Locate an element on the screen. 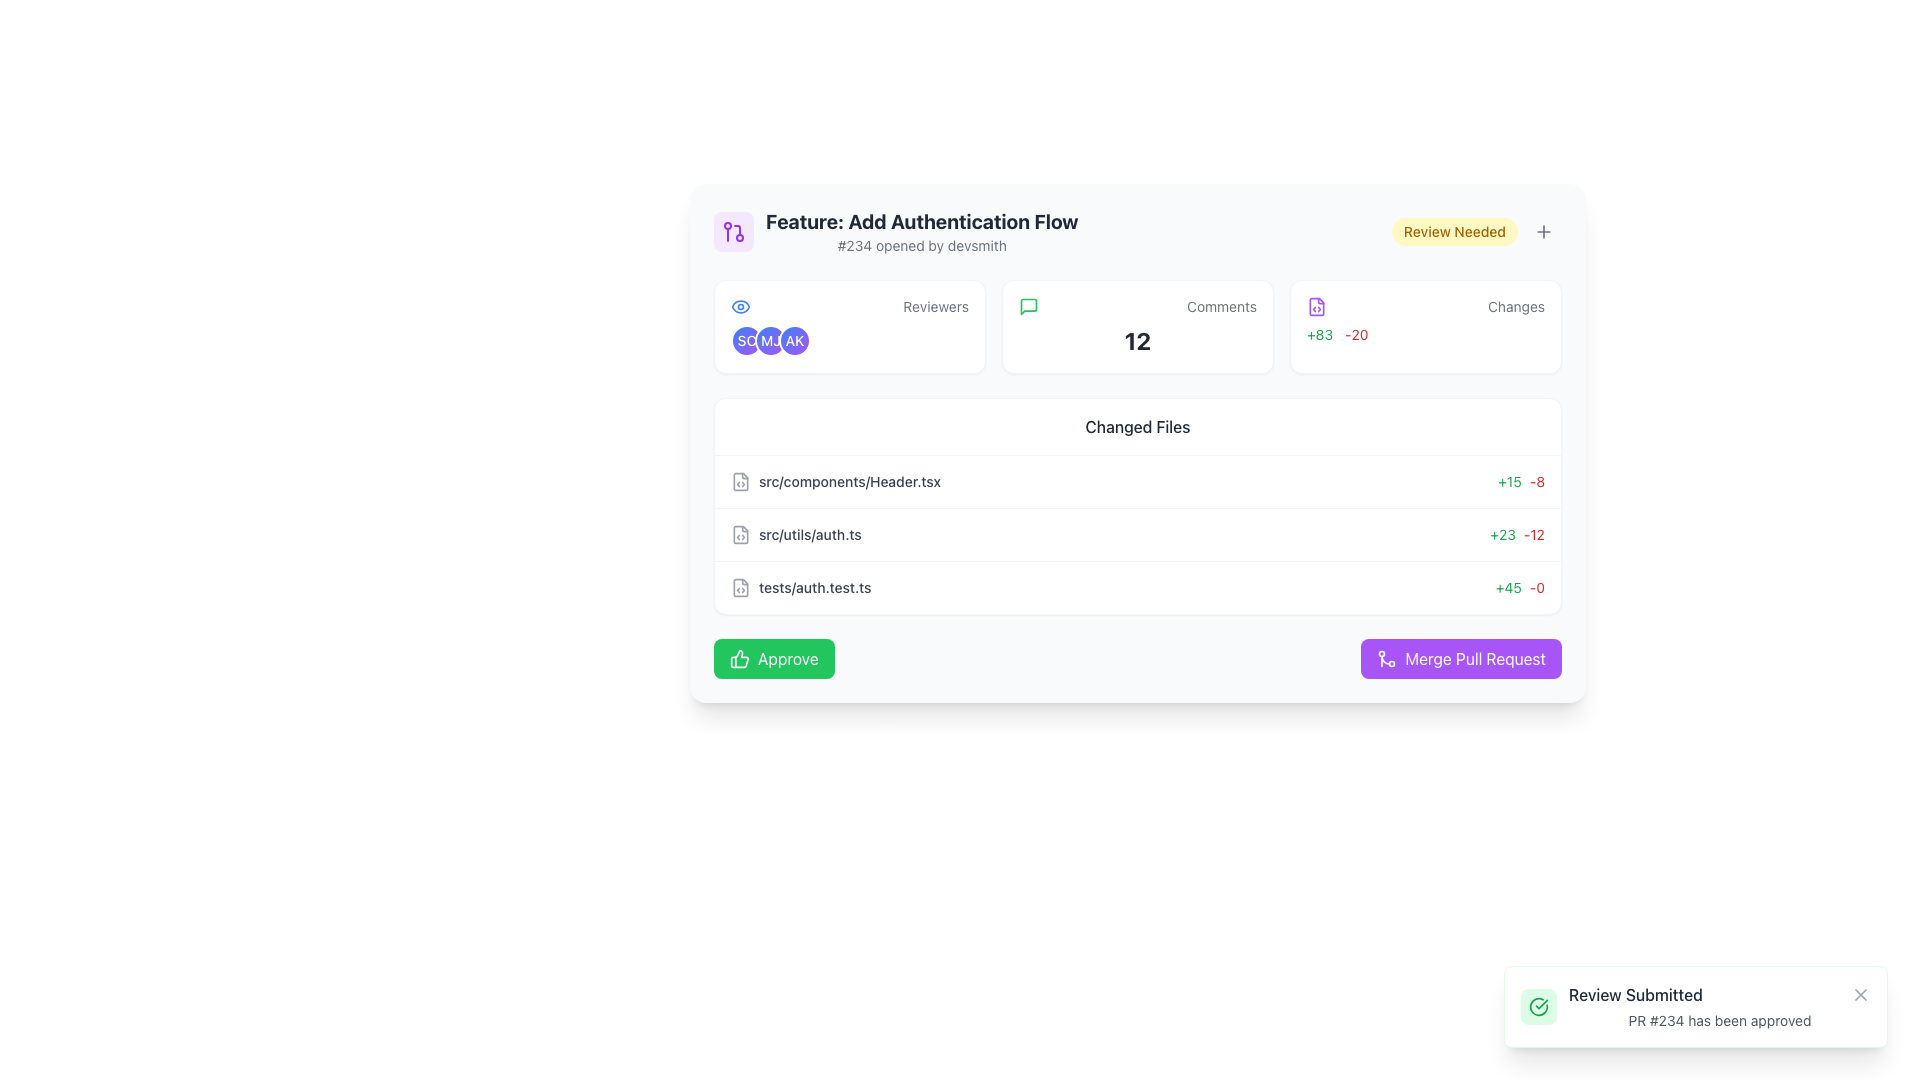 Image resolution: width=1920 pixels, height=1080 pixels. the label displaying the text '+45-0', which is styled with '+45' in green and '-0' in red, located to the right of the file name 'tests/auth.test.ts' in the 'Changed Files' section is located at coordinates (1520, 586).